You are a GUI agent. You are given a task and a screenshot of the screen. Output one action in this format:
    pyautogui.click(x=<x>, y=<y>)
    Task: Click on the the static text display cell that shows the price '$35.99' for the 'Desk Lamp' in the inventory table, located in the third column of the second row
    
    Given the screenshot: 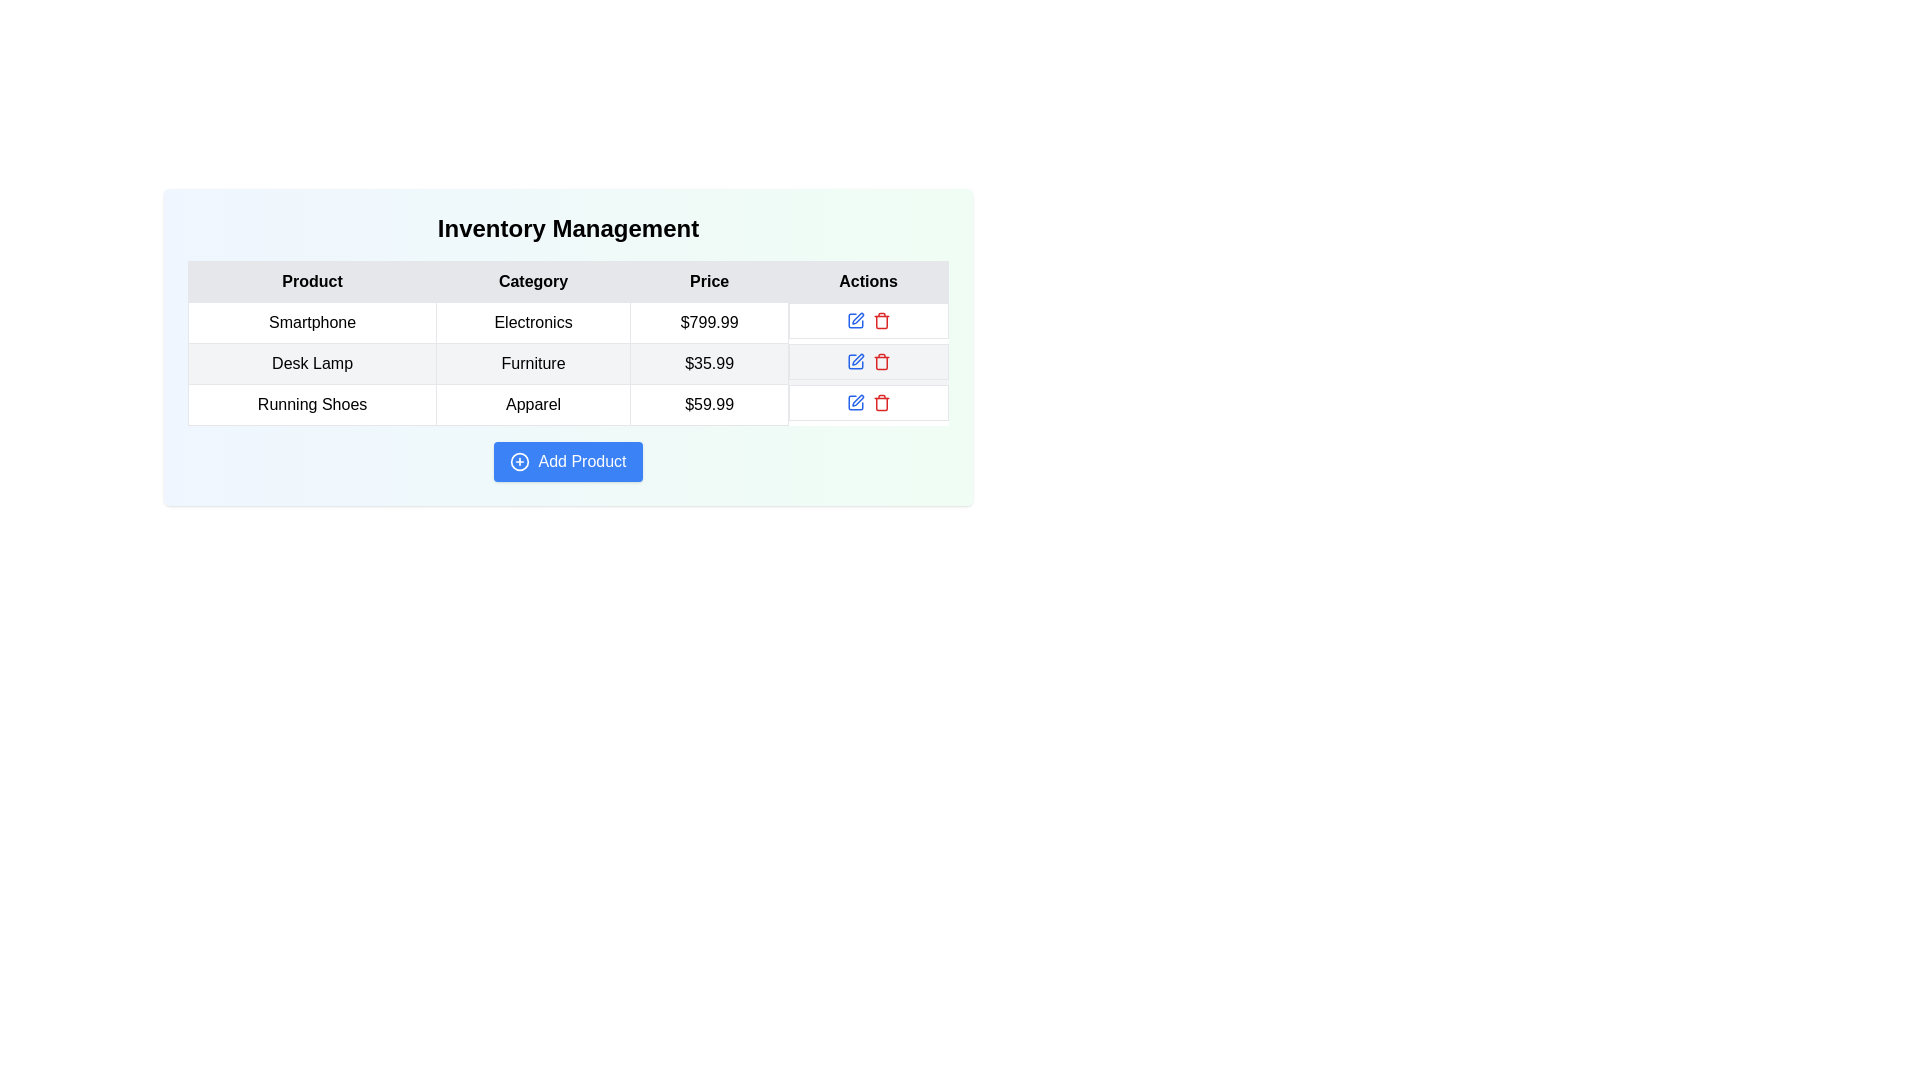 What is the action you would take?
    pyautogui.click(x=709, y=363)
    